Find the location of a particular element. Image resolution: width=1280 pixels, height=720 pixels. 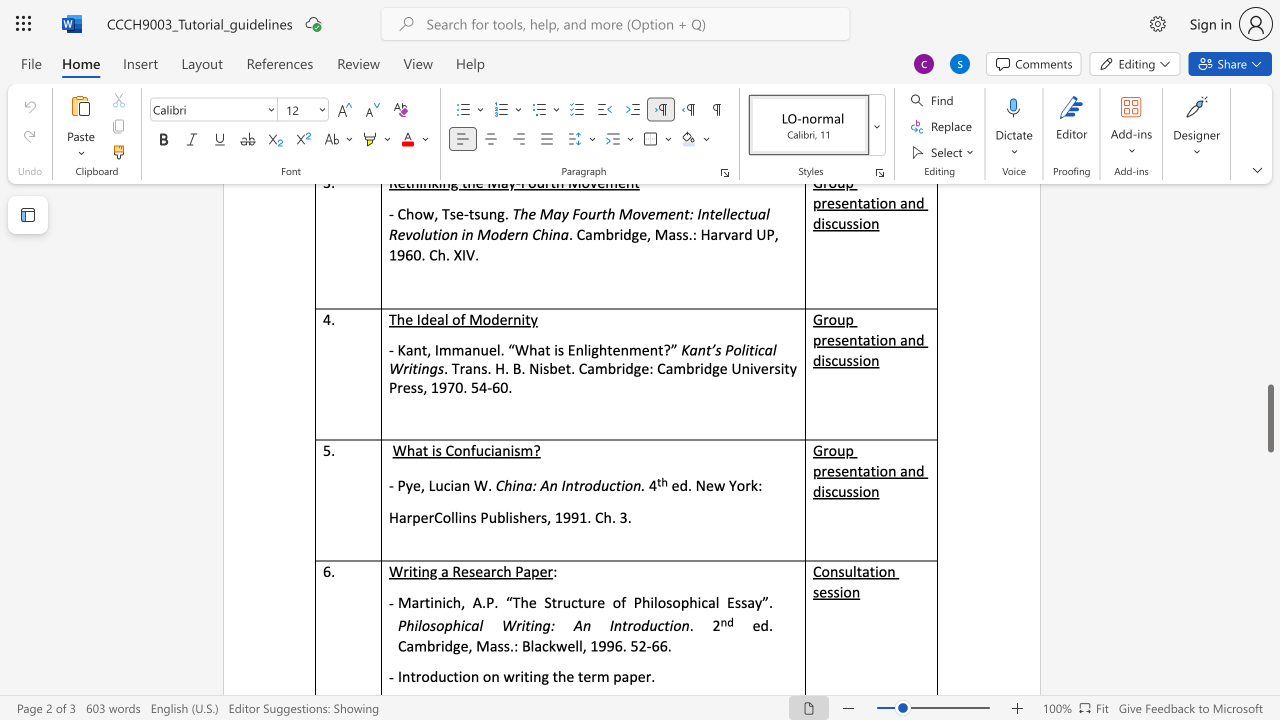

the scrollbar on the right to move the page upward is located at coordinates (1269, 328).